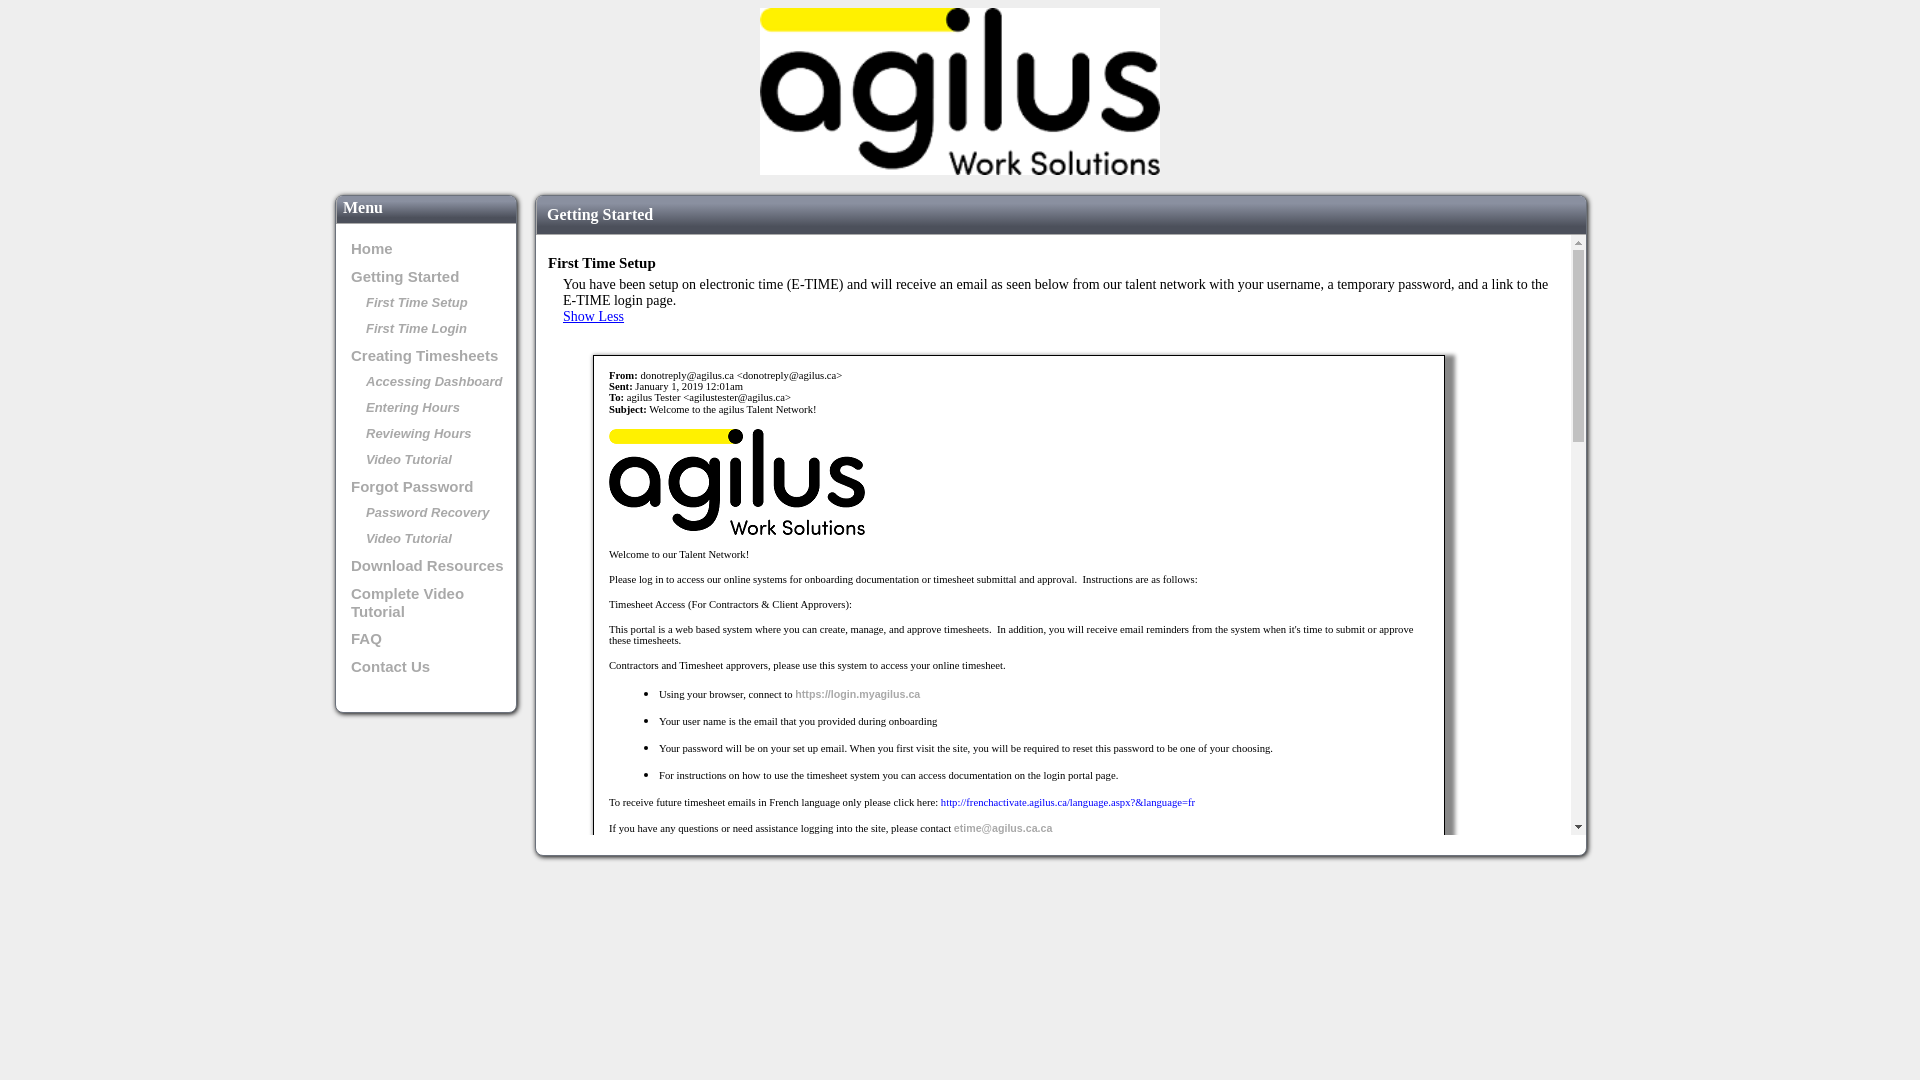  I want to click on 'Entering Hours', so click(411, 406).